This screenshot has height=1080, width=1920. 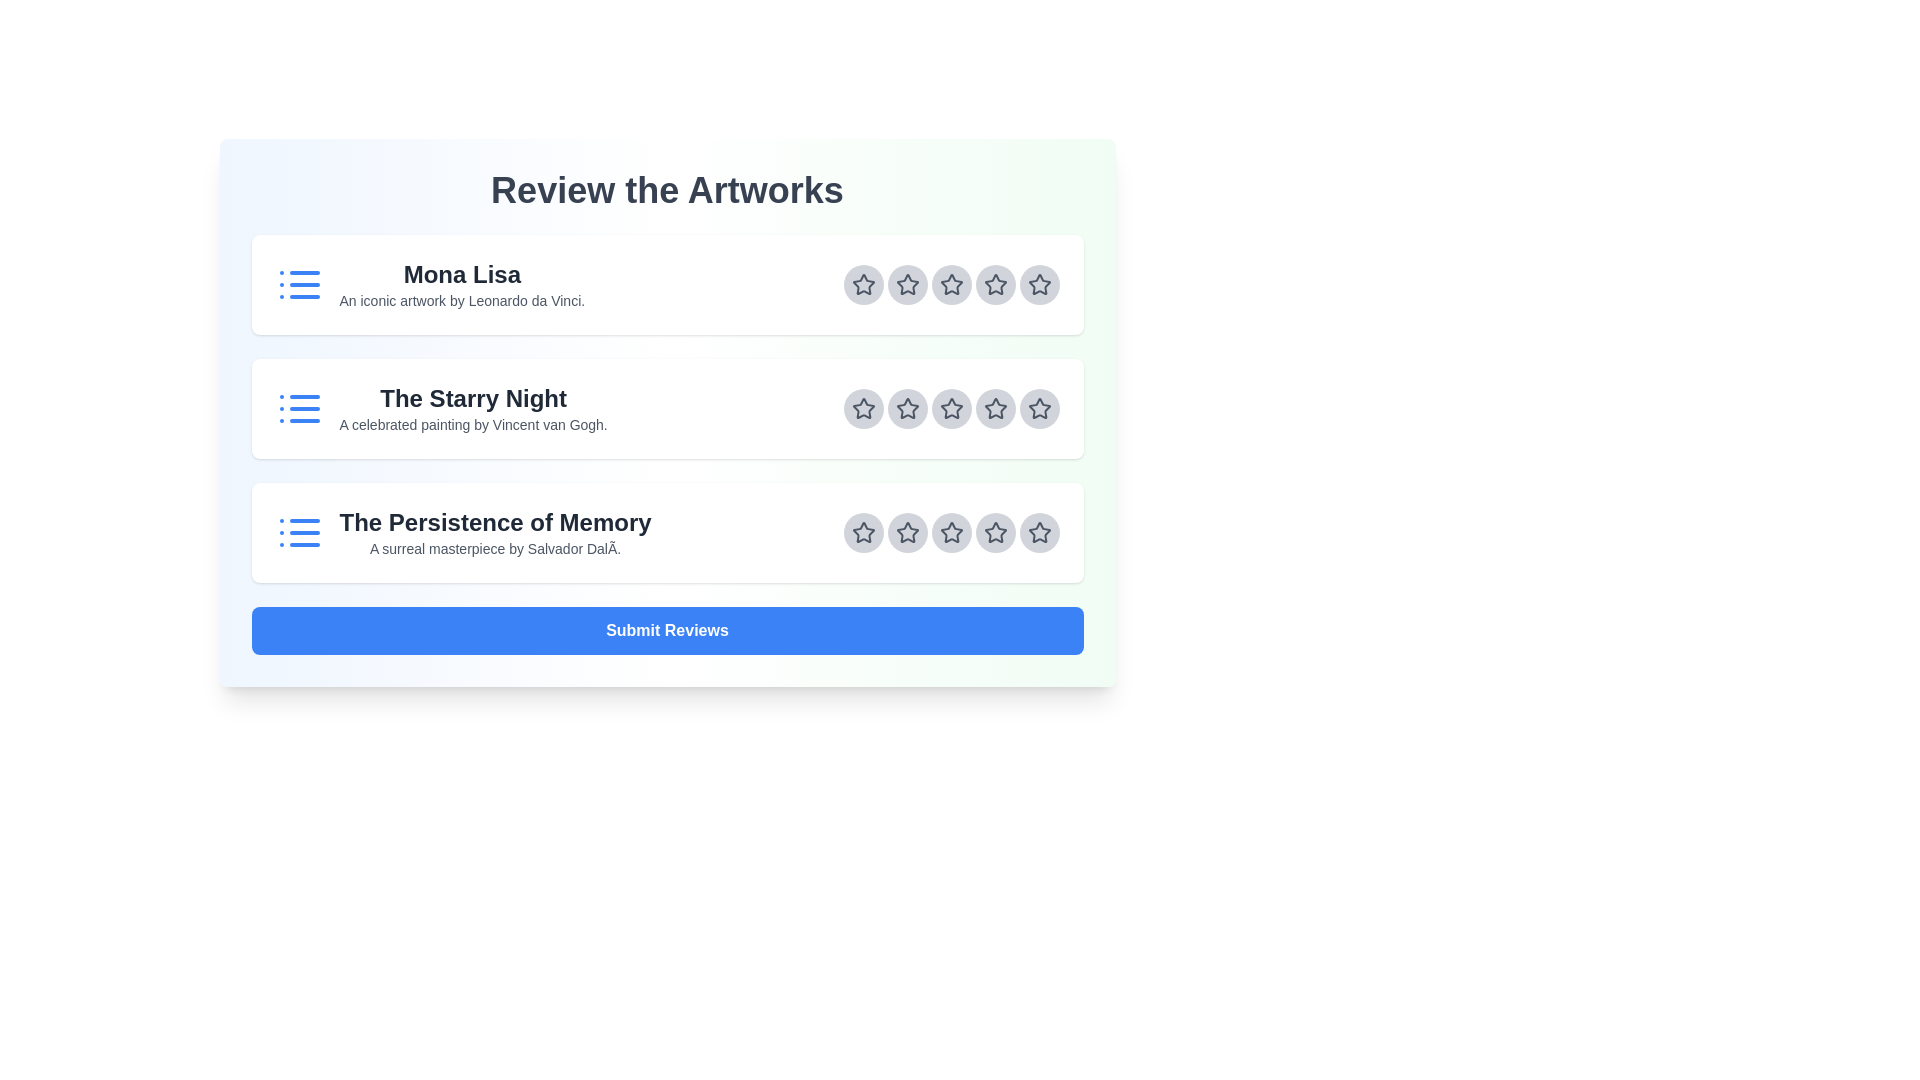 What do you see at coordinates (298, 531) in the screenshot?
I see `the artwork icon for The Persistence of Memory` at bounding box center [298, 531].